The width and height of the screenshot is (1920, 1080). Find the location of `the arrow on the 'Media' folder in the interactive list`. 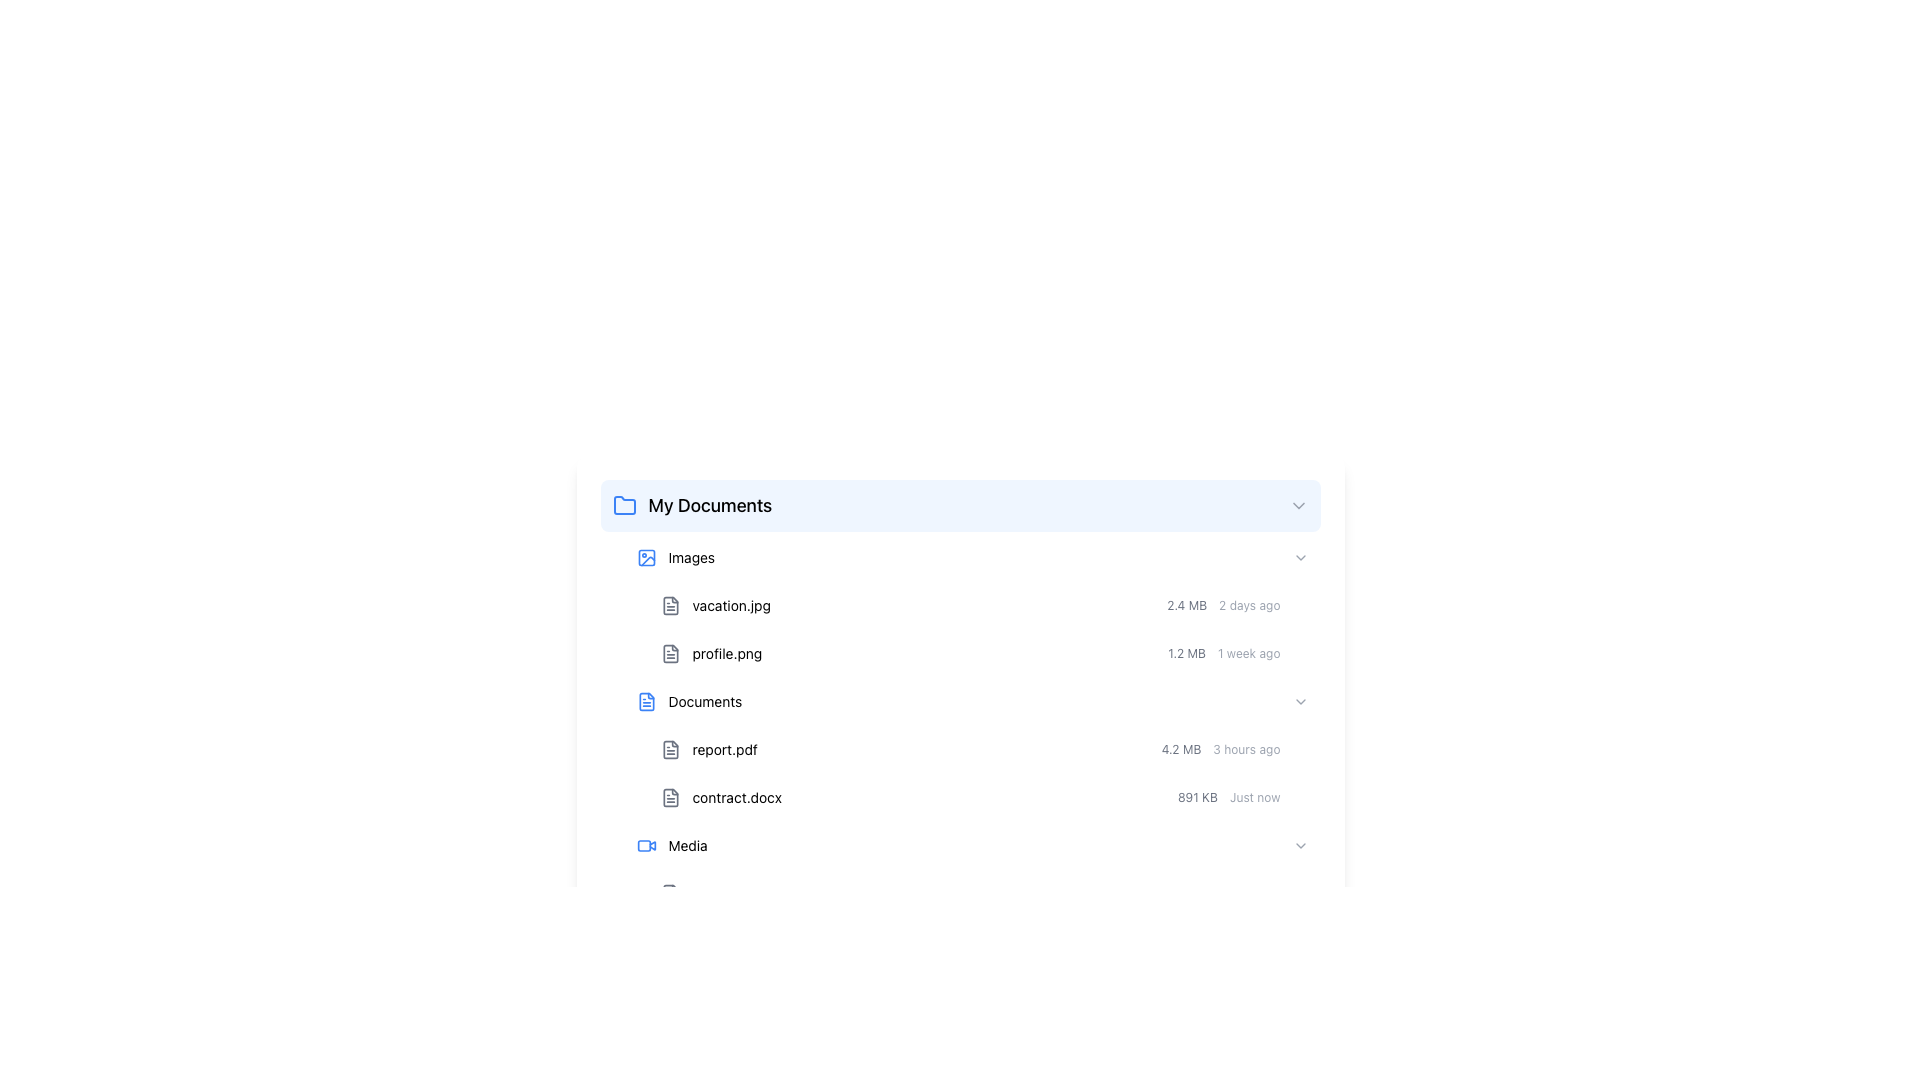

the arrow on the 'Media' folder in the interactive list is located at coordinates (972, 845).